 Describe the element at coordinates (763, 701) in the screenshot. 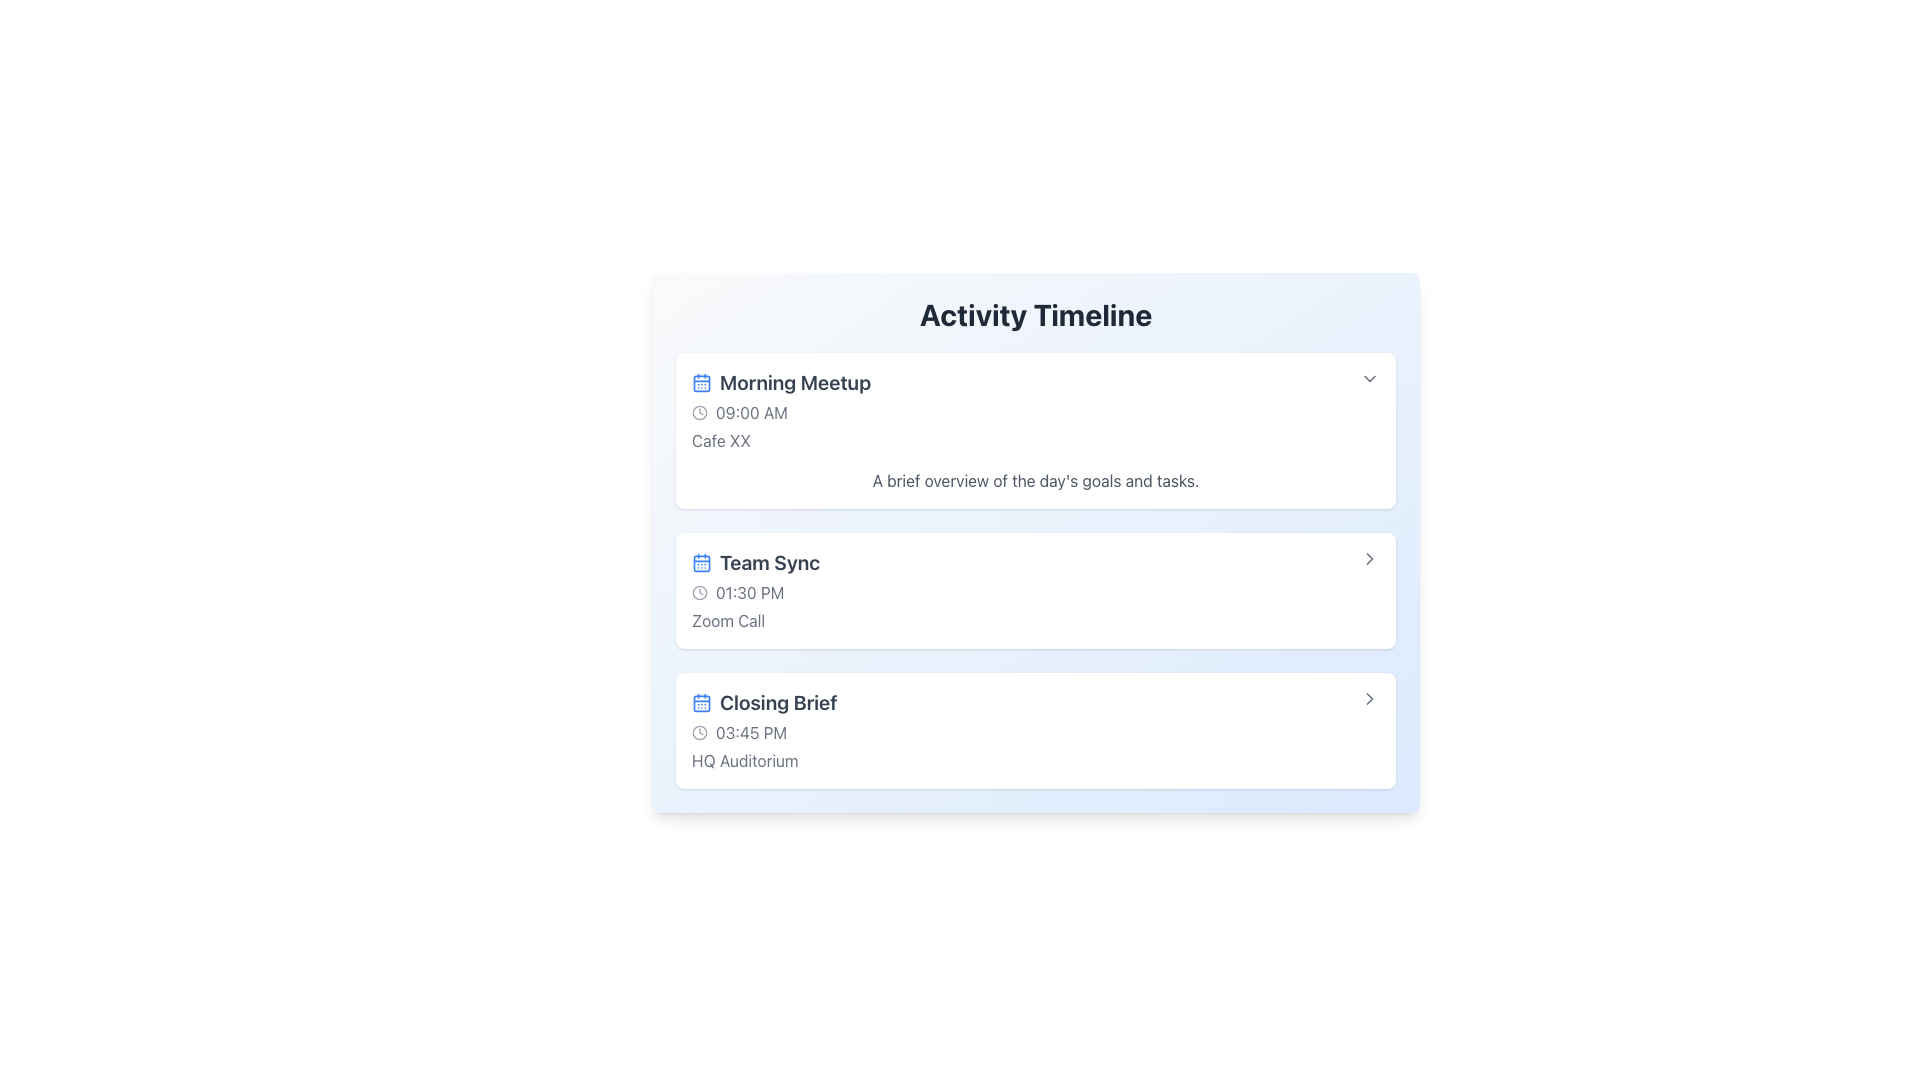

I see `the 'Closing Brief' text label with a calendar icon, which is styled with a larger font size and bold weight, located under the 'Team Sync' event in the 'Activity Timeline' card` at that location.